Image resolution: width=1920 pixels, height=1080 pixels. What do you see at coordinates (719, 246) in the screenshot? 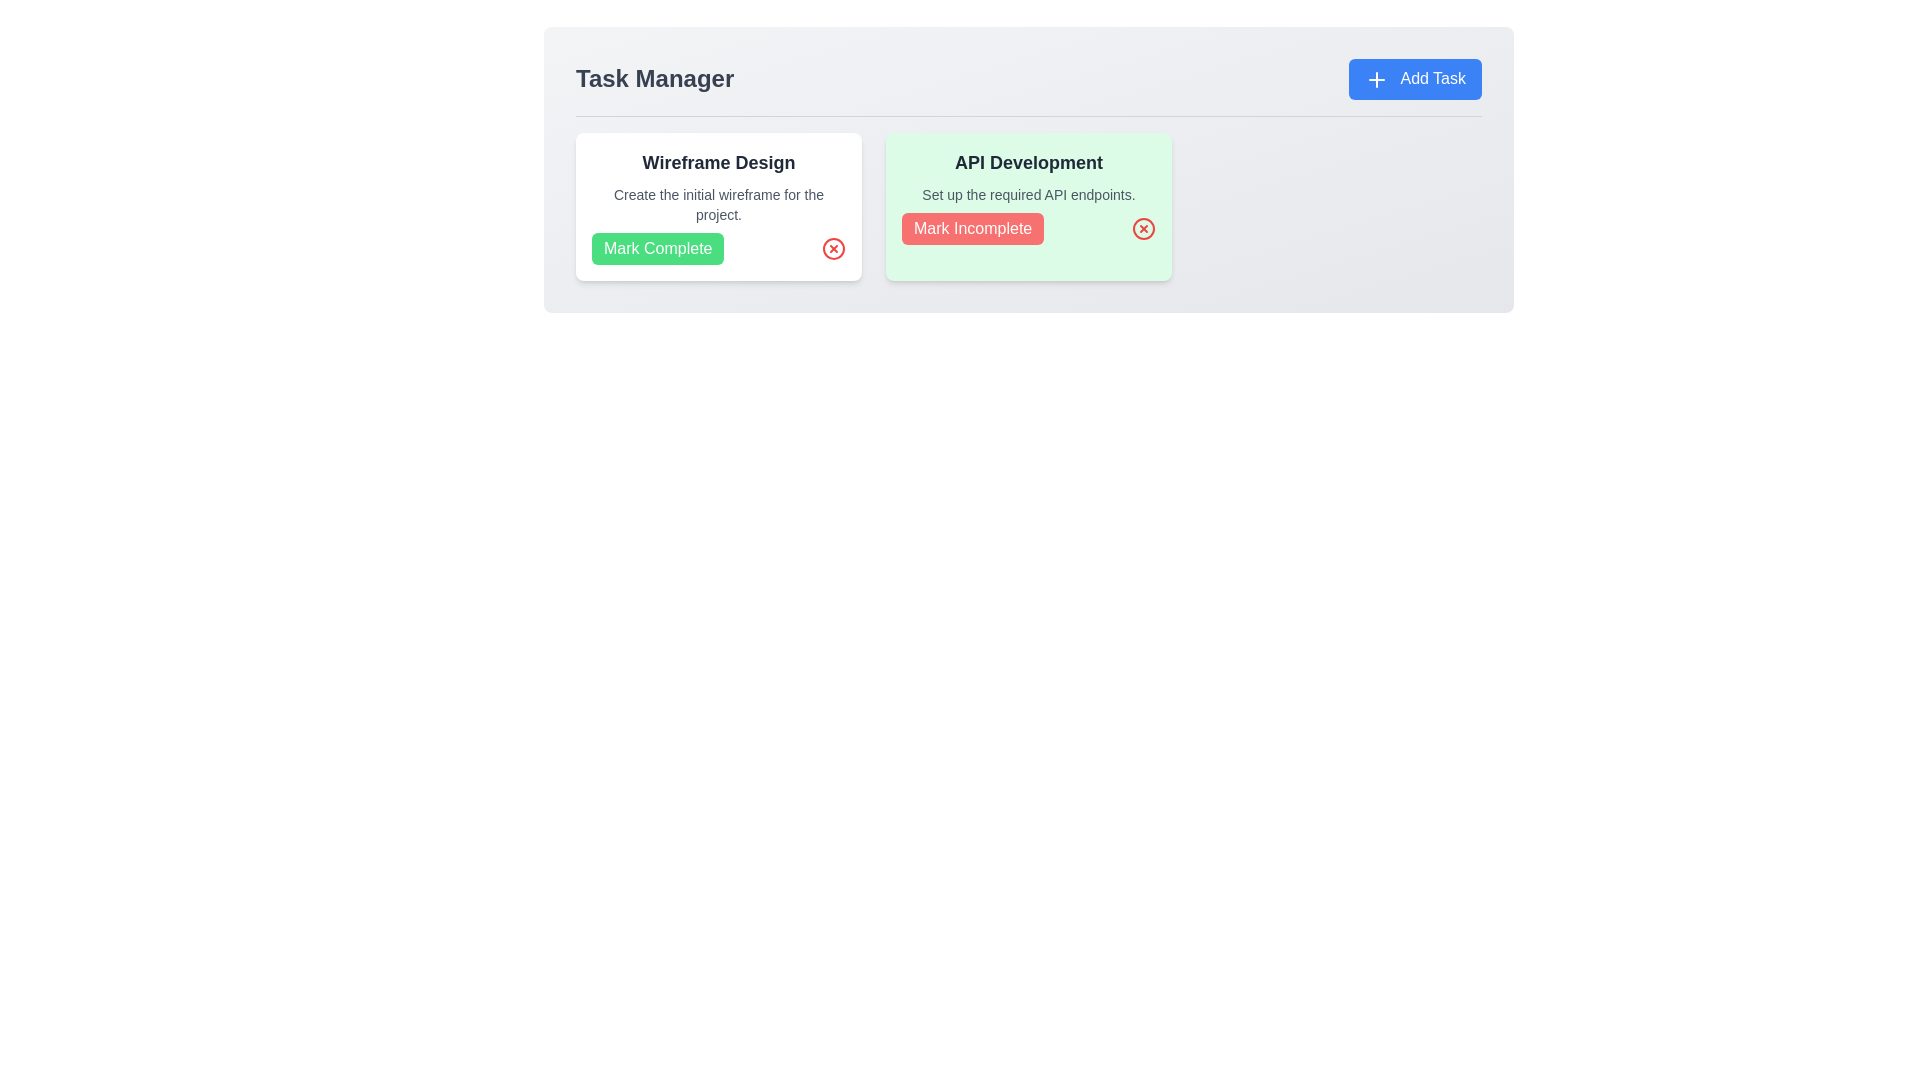
I see `the 'Mark Complete' button for the 'Wireframe Design' task to change its background color` at bounding box center [719, 246].